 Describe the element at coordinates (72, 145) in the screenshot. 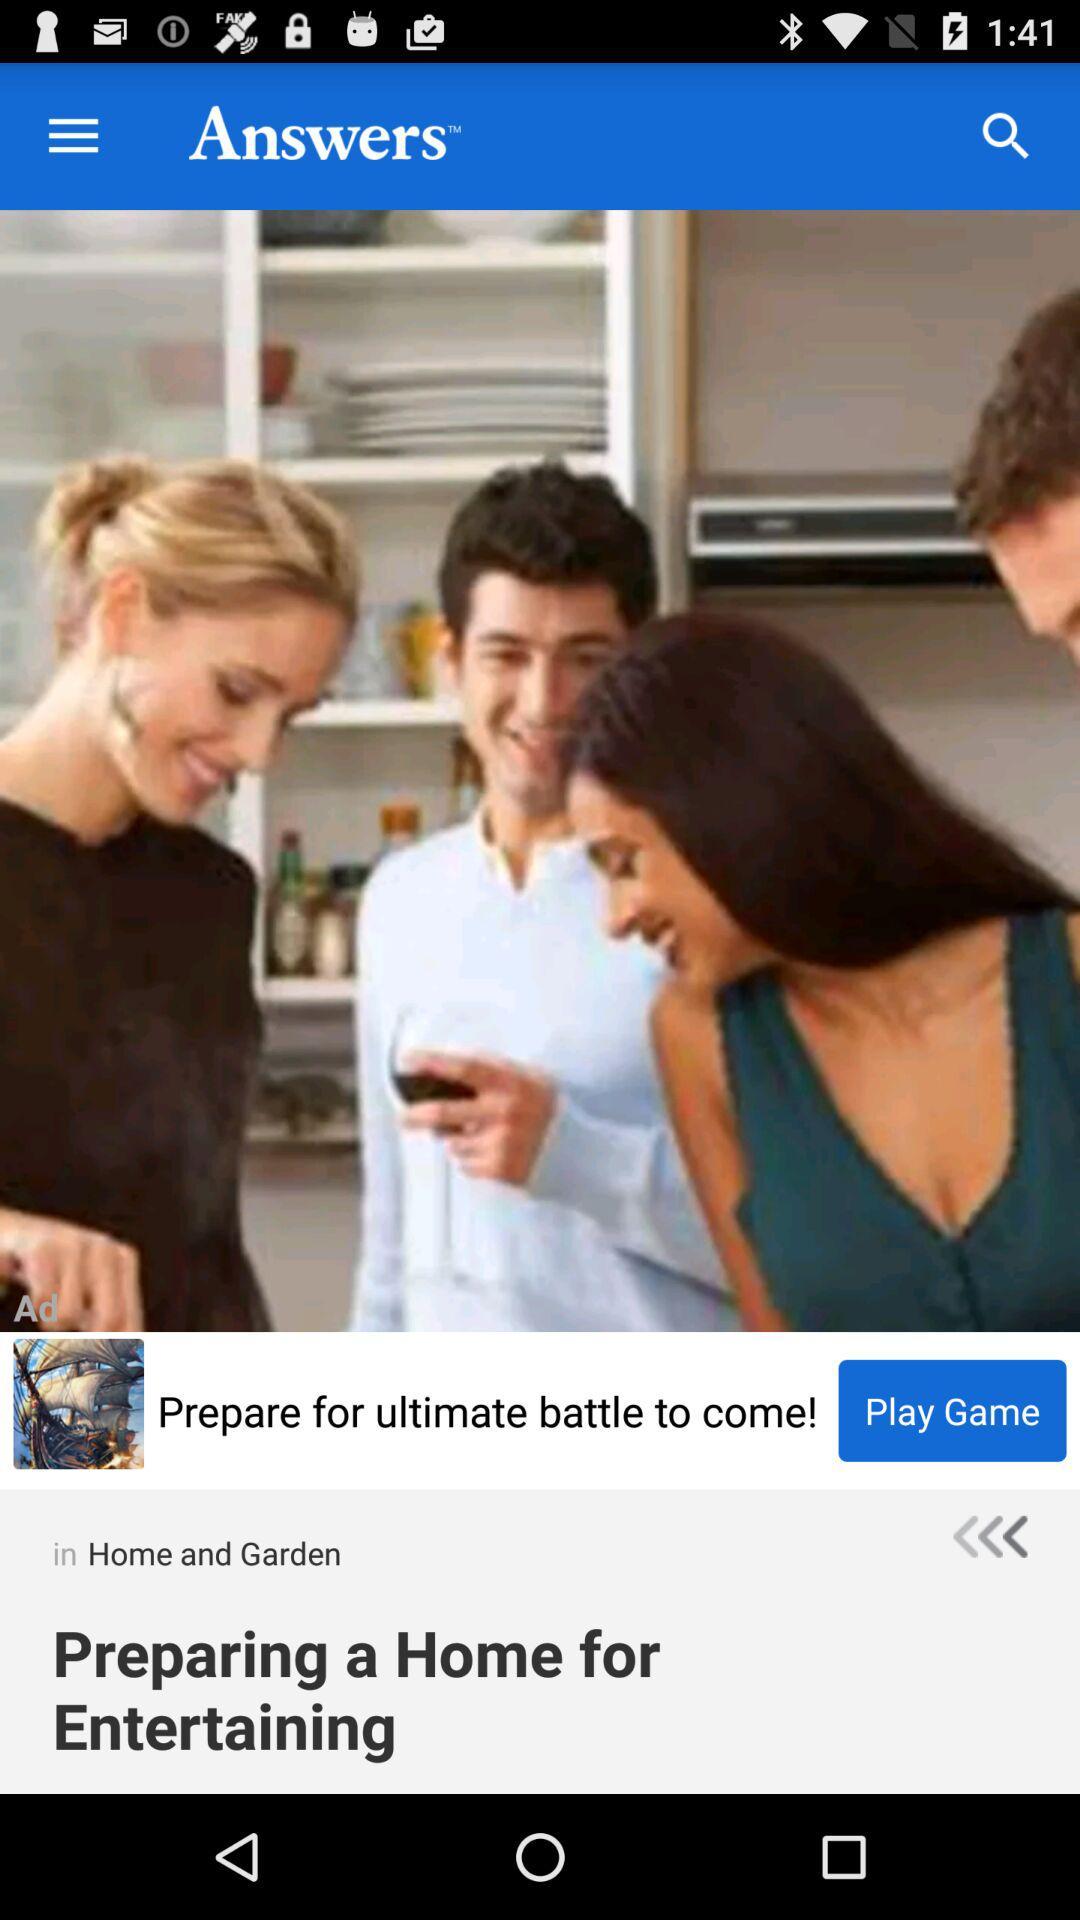

I see `the menu icon` at that location.